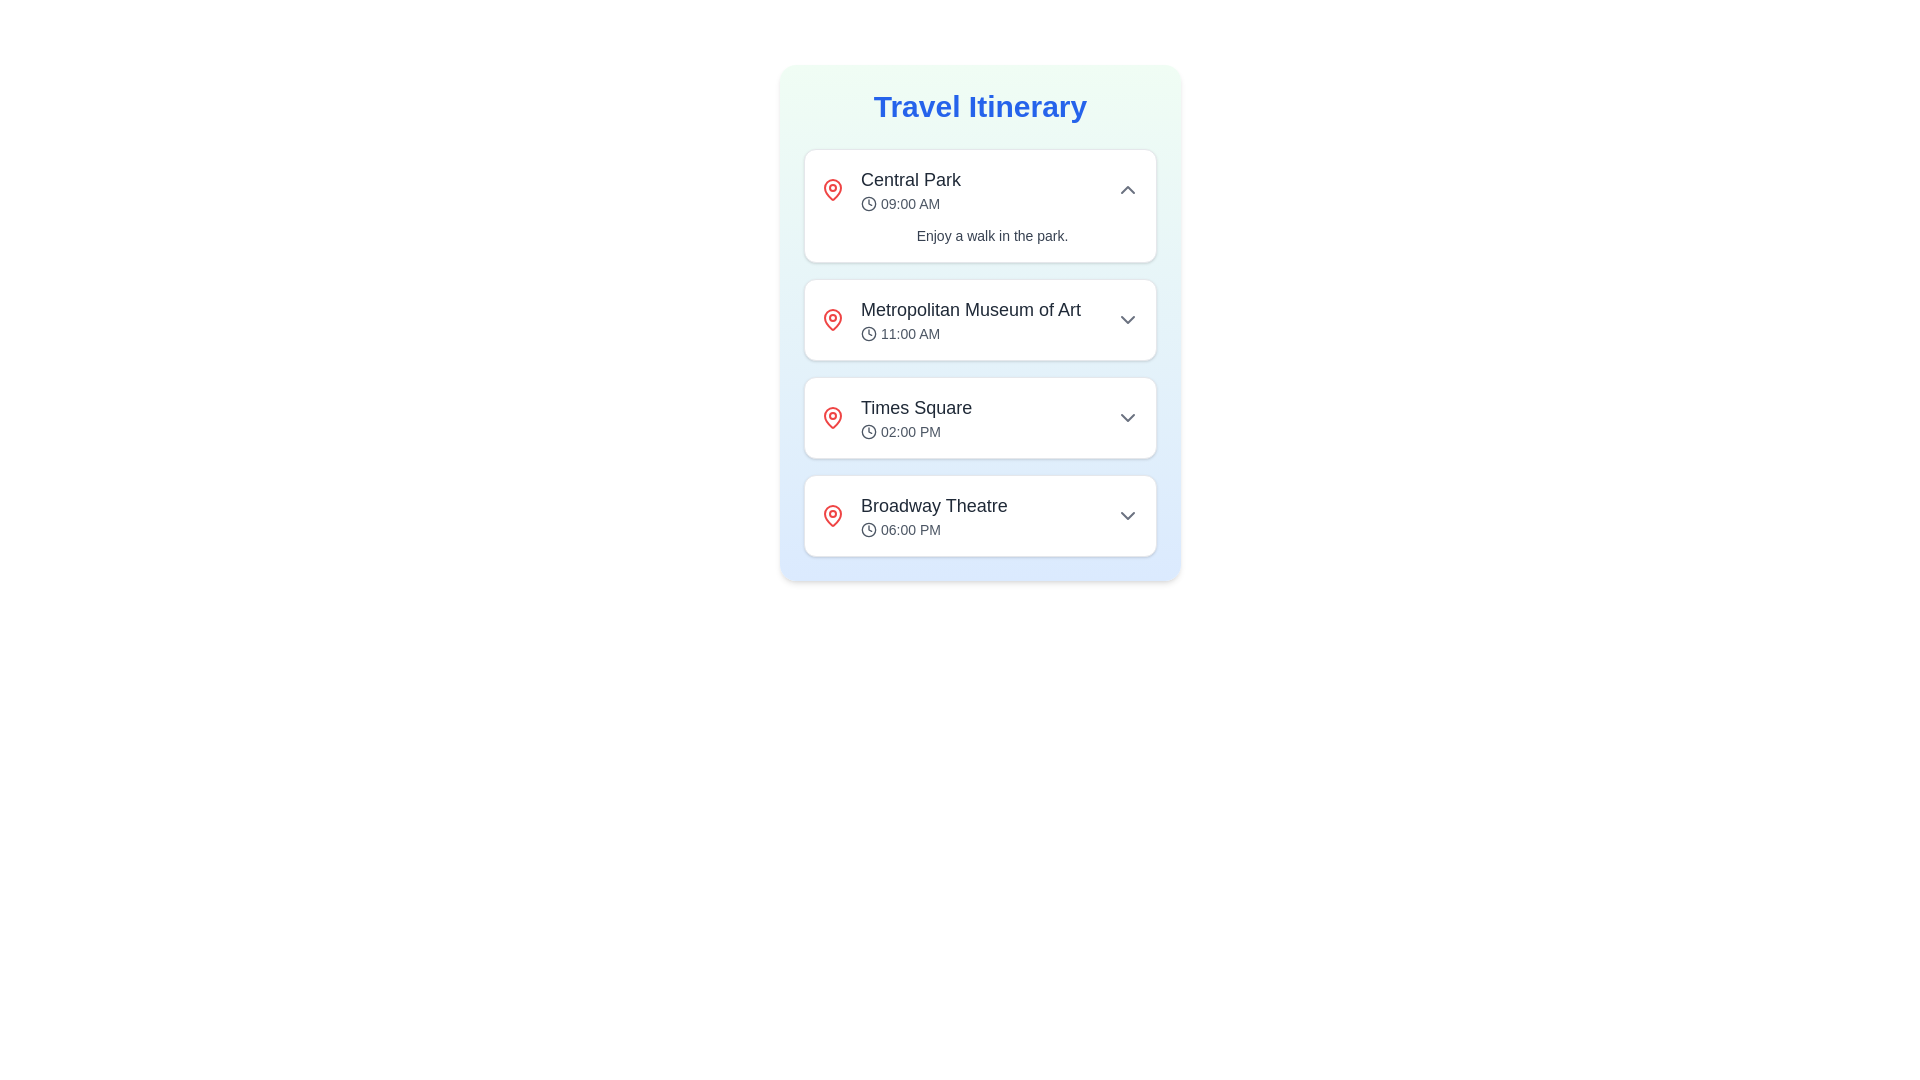 This screenshot has height=1080, width=1920. Describe the element at coordinates (1128, 416) in the screenshot. I see `the Toggle Icon for the 'Times Square' itinerary entry` at that location.